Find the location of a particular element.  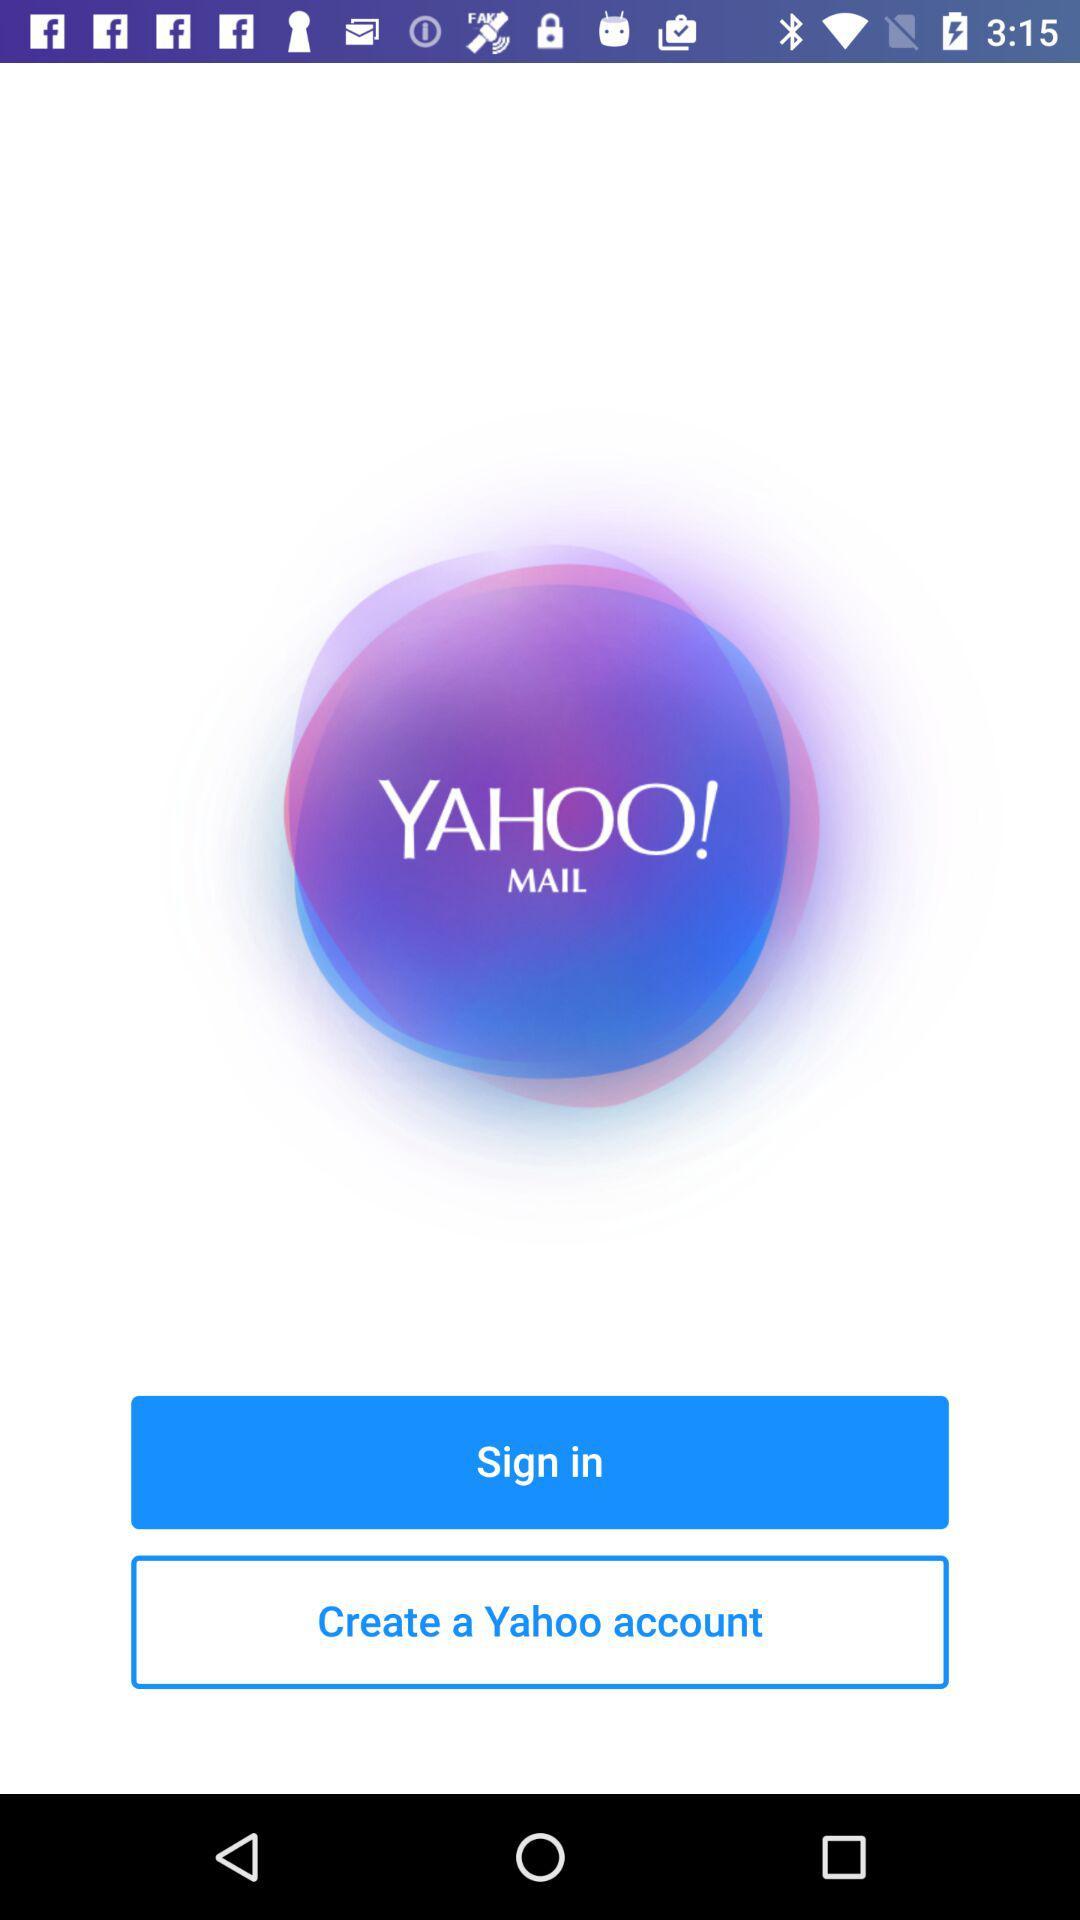

the item below sign in icon is located at coordinates (540, 1622).